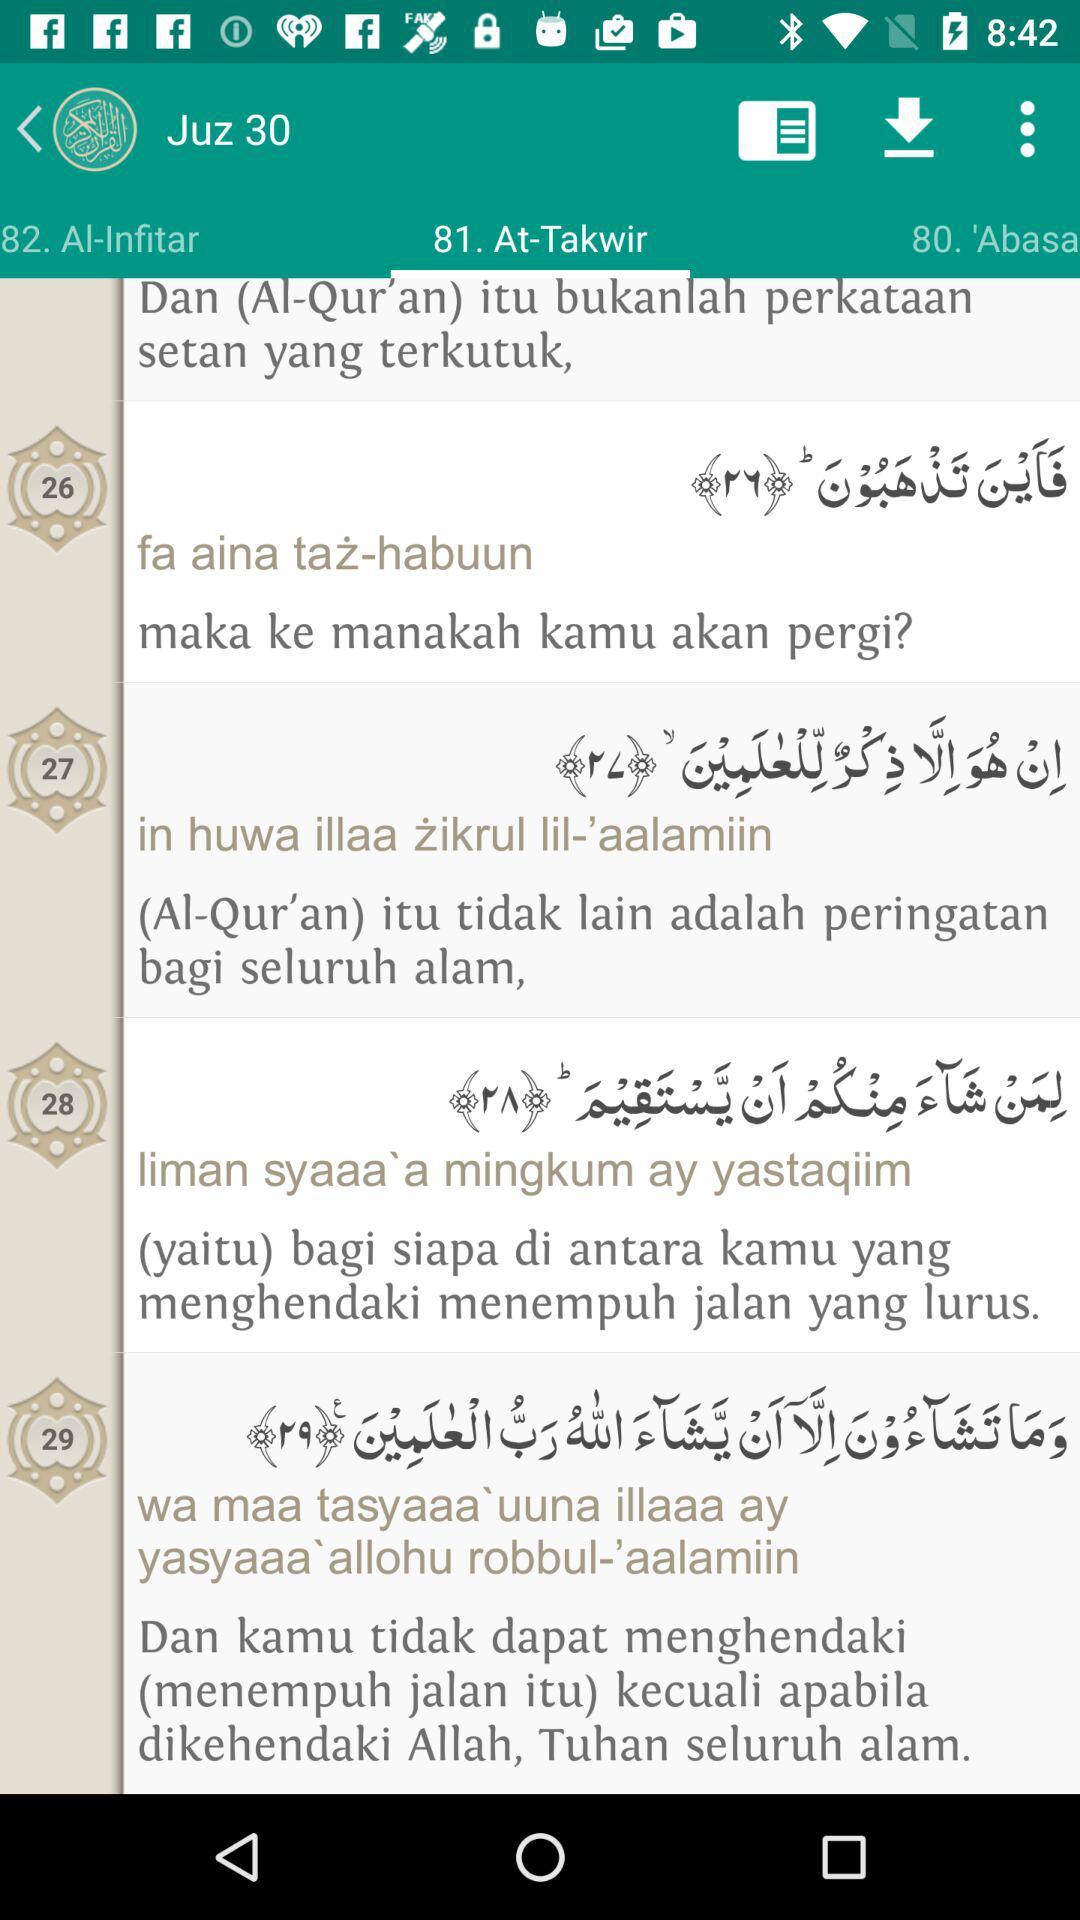  What do you see at coordinates (1027, 127) in the screenshot?
I see `the more icon` at bounding box center [1027, 127].